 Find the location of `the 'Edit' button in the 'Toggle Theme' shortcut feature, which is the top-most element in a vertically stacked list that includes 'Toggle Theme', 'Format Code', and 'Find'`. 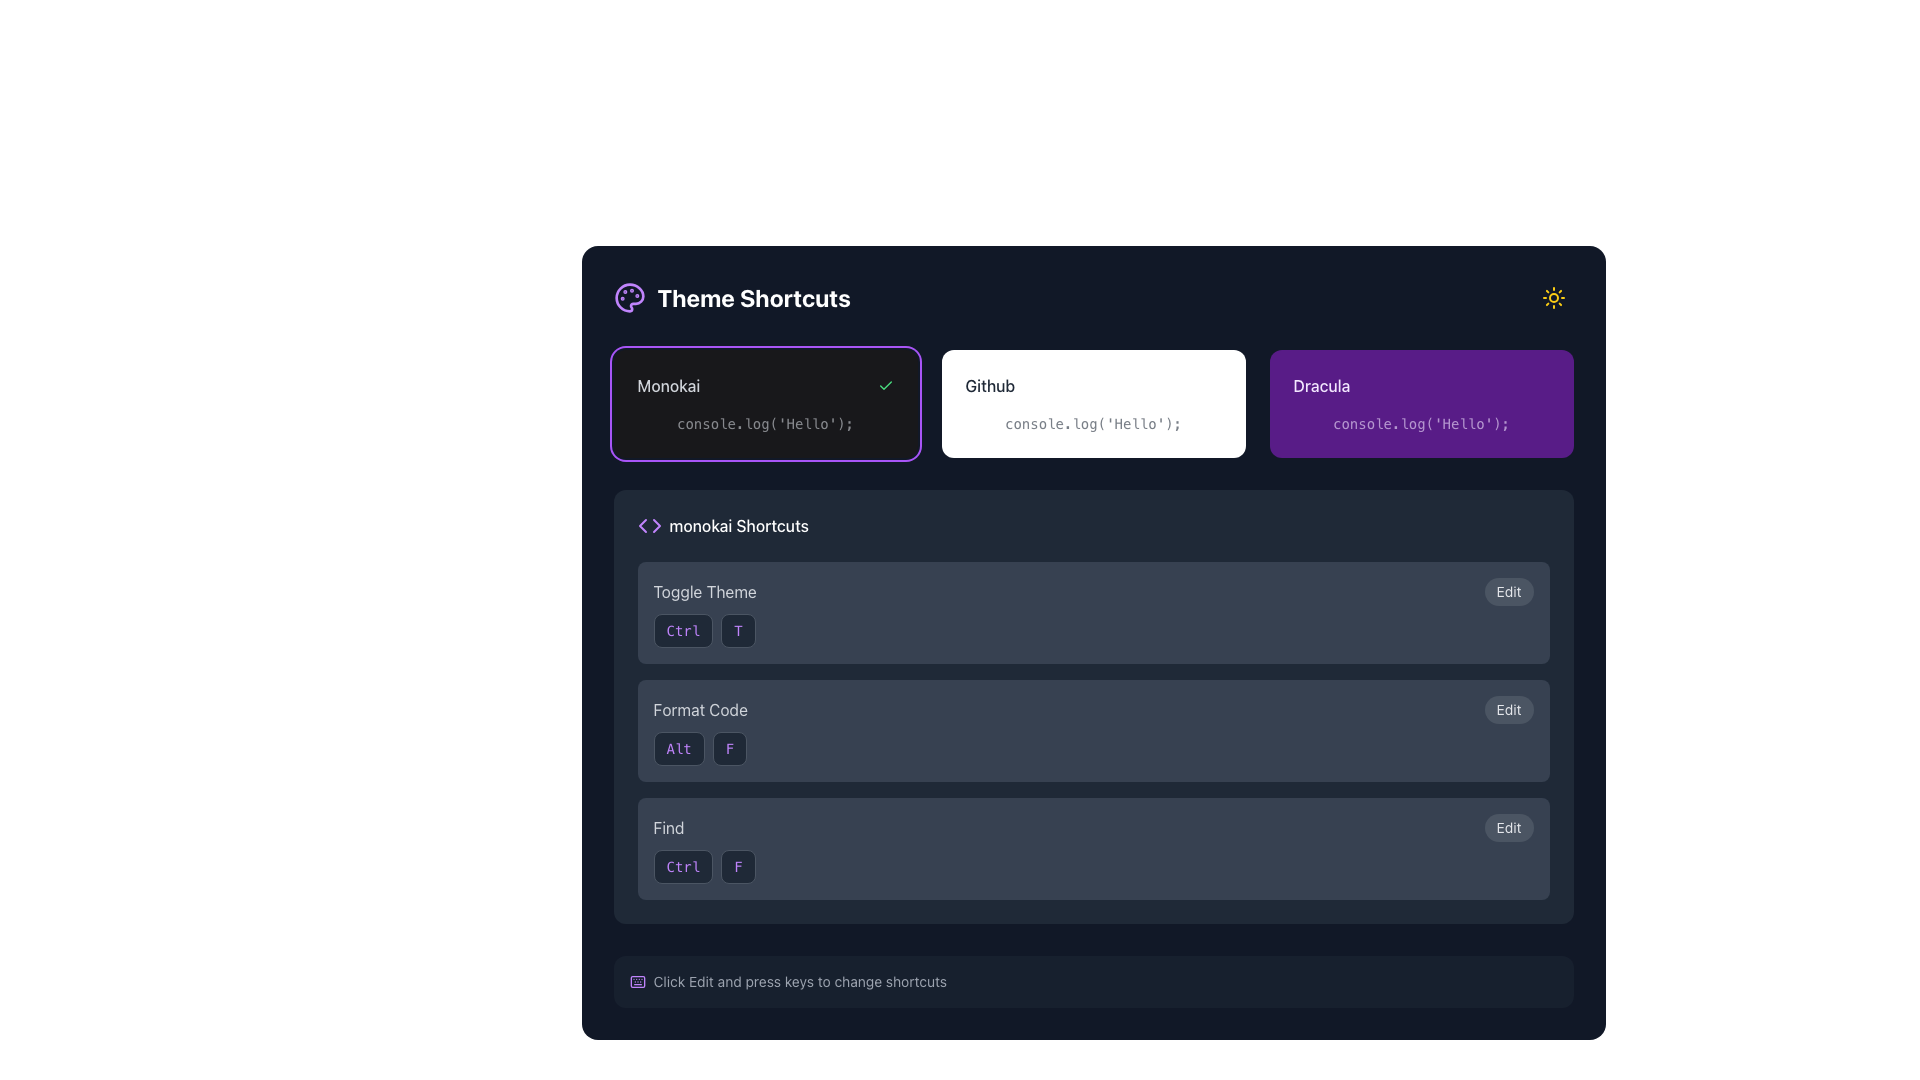

the 'Edit' button in the 'Toggle Theme' shortcut feature, which is the top-most element in a vertically stacked list that includes 'Toggle Theme', 'Format Code', and 'Find' is located at coordinates (1092, 612).